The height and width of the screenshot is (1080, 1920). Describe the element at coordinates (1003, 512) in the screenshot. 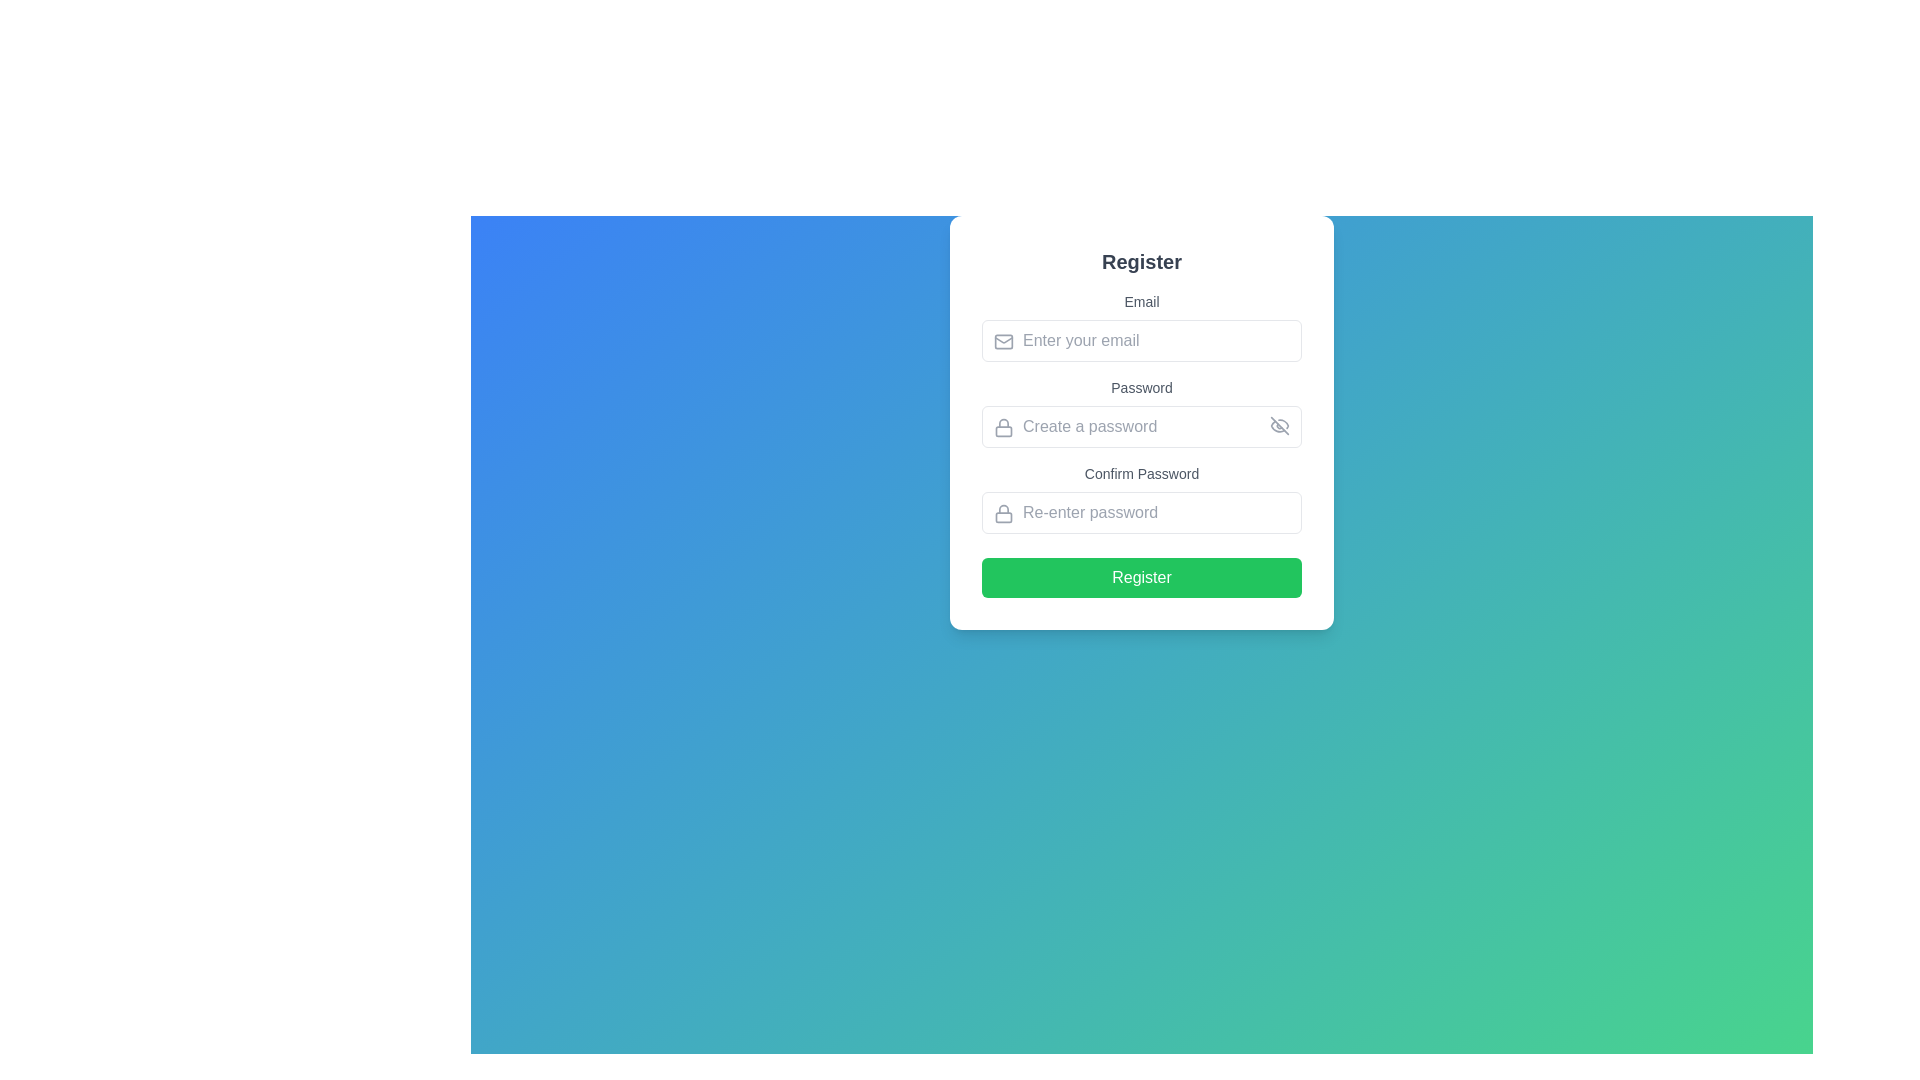

I see `the gray lock icon located at the far left of the 'Re-enter password' input field` at that location.